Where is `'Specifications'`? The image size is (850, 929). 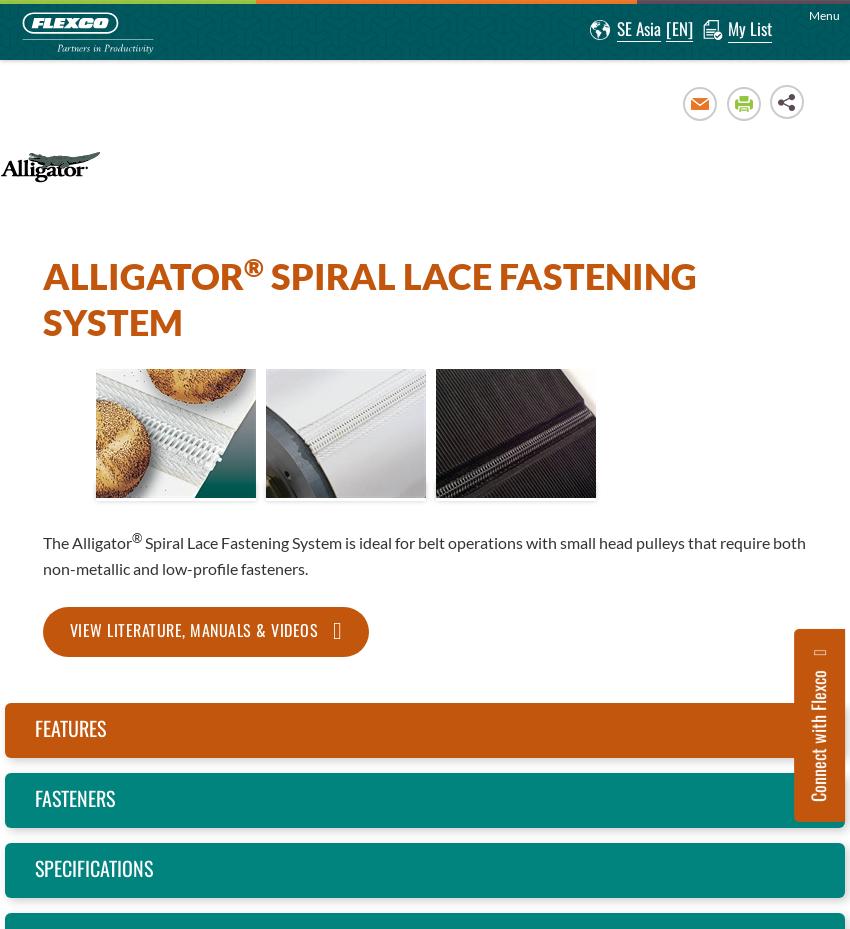 'Specifications' is located at coordinates (93, 867).